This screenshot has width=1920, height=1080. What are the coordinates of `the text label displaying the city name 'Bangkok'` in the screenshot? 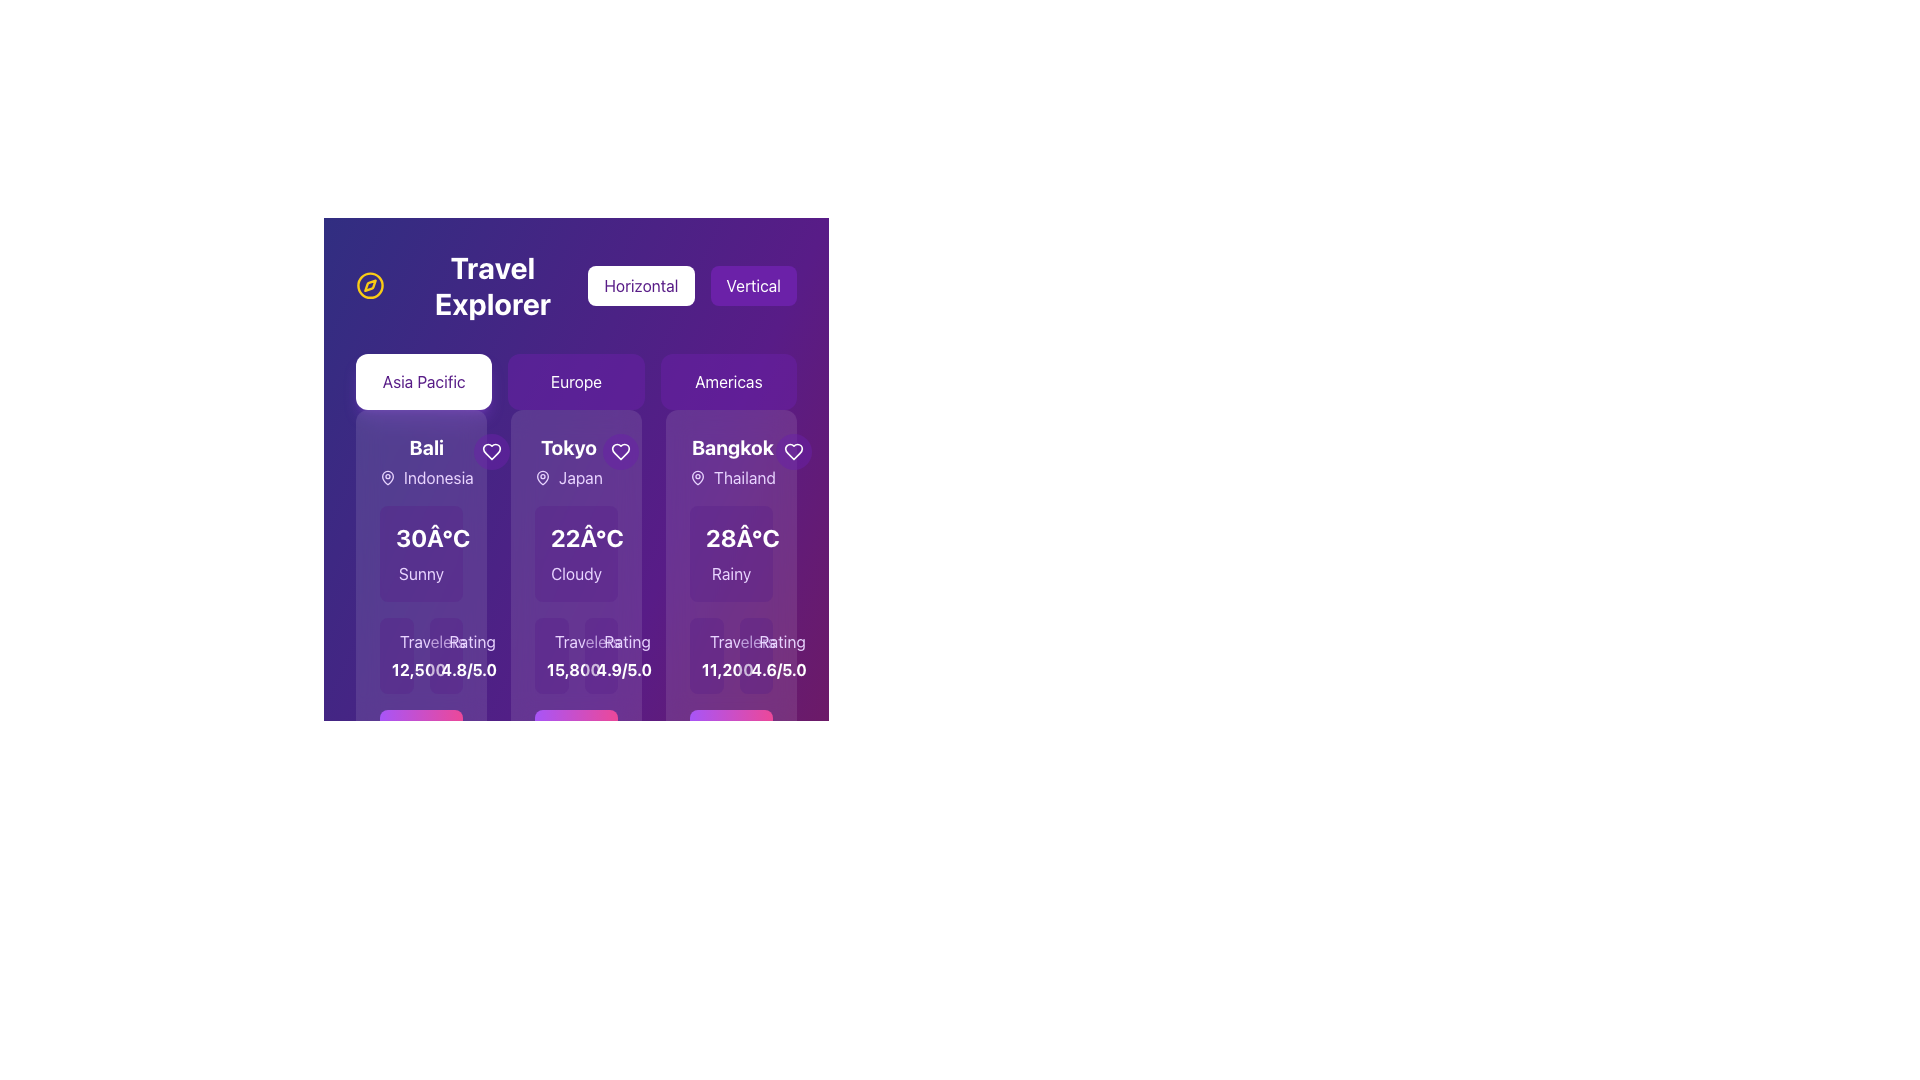 It's located at (731, 446).